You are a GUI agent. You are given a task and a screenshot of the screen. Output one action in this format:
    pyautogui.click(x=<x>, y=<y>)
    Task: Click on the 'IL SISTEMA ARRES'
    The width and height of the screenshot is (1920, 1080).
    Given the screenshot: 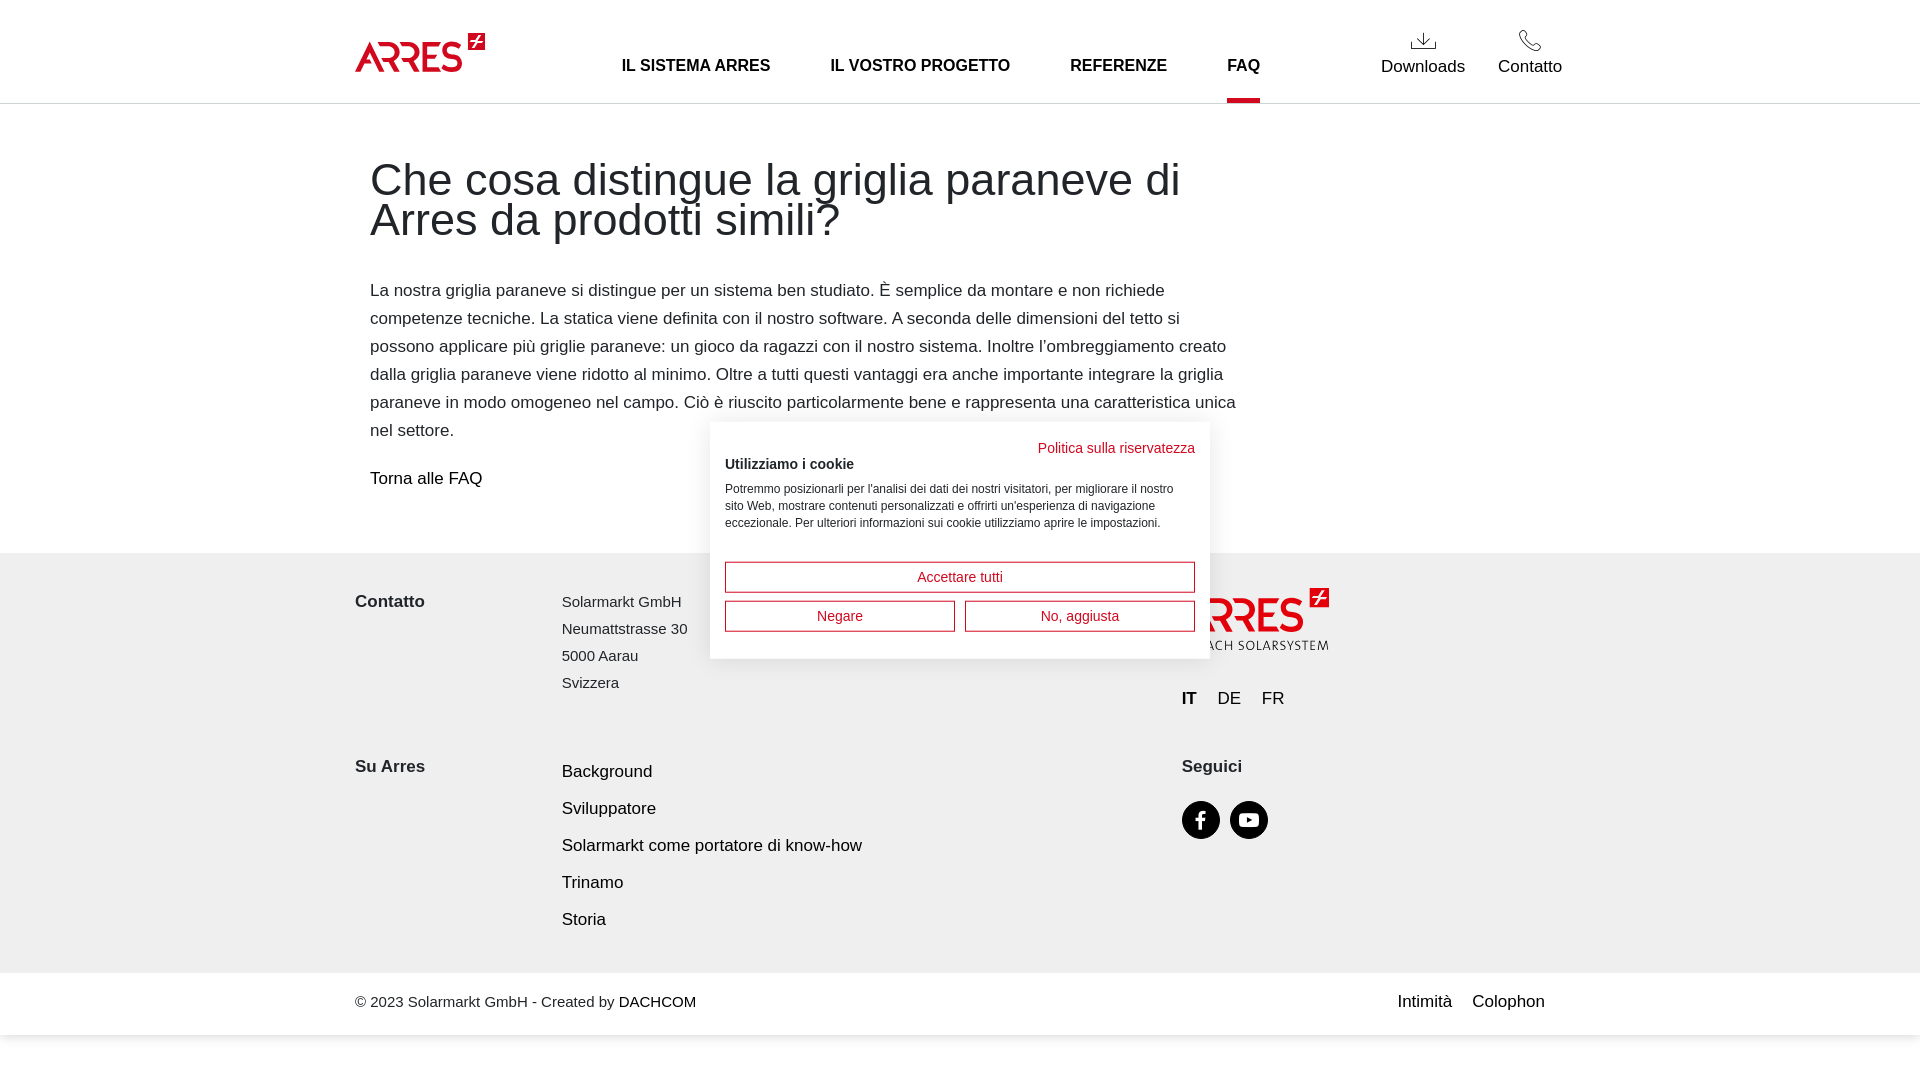 What is the action you would take?
    pyautogui.click(x=696, y=64)
    